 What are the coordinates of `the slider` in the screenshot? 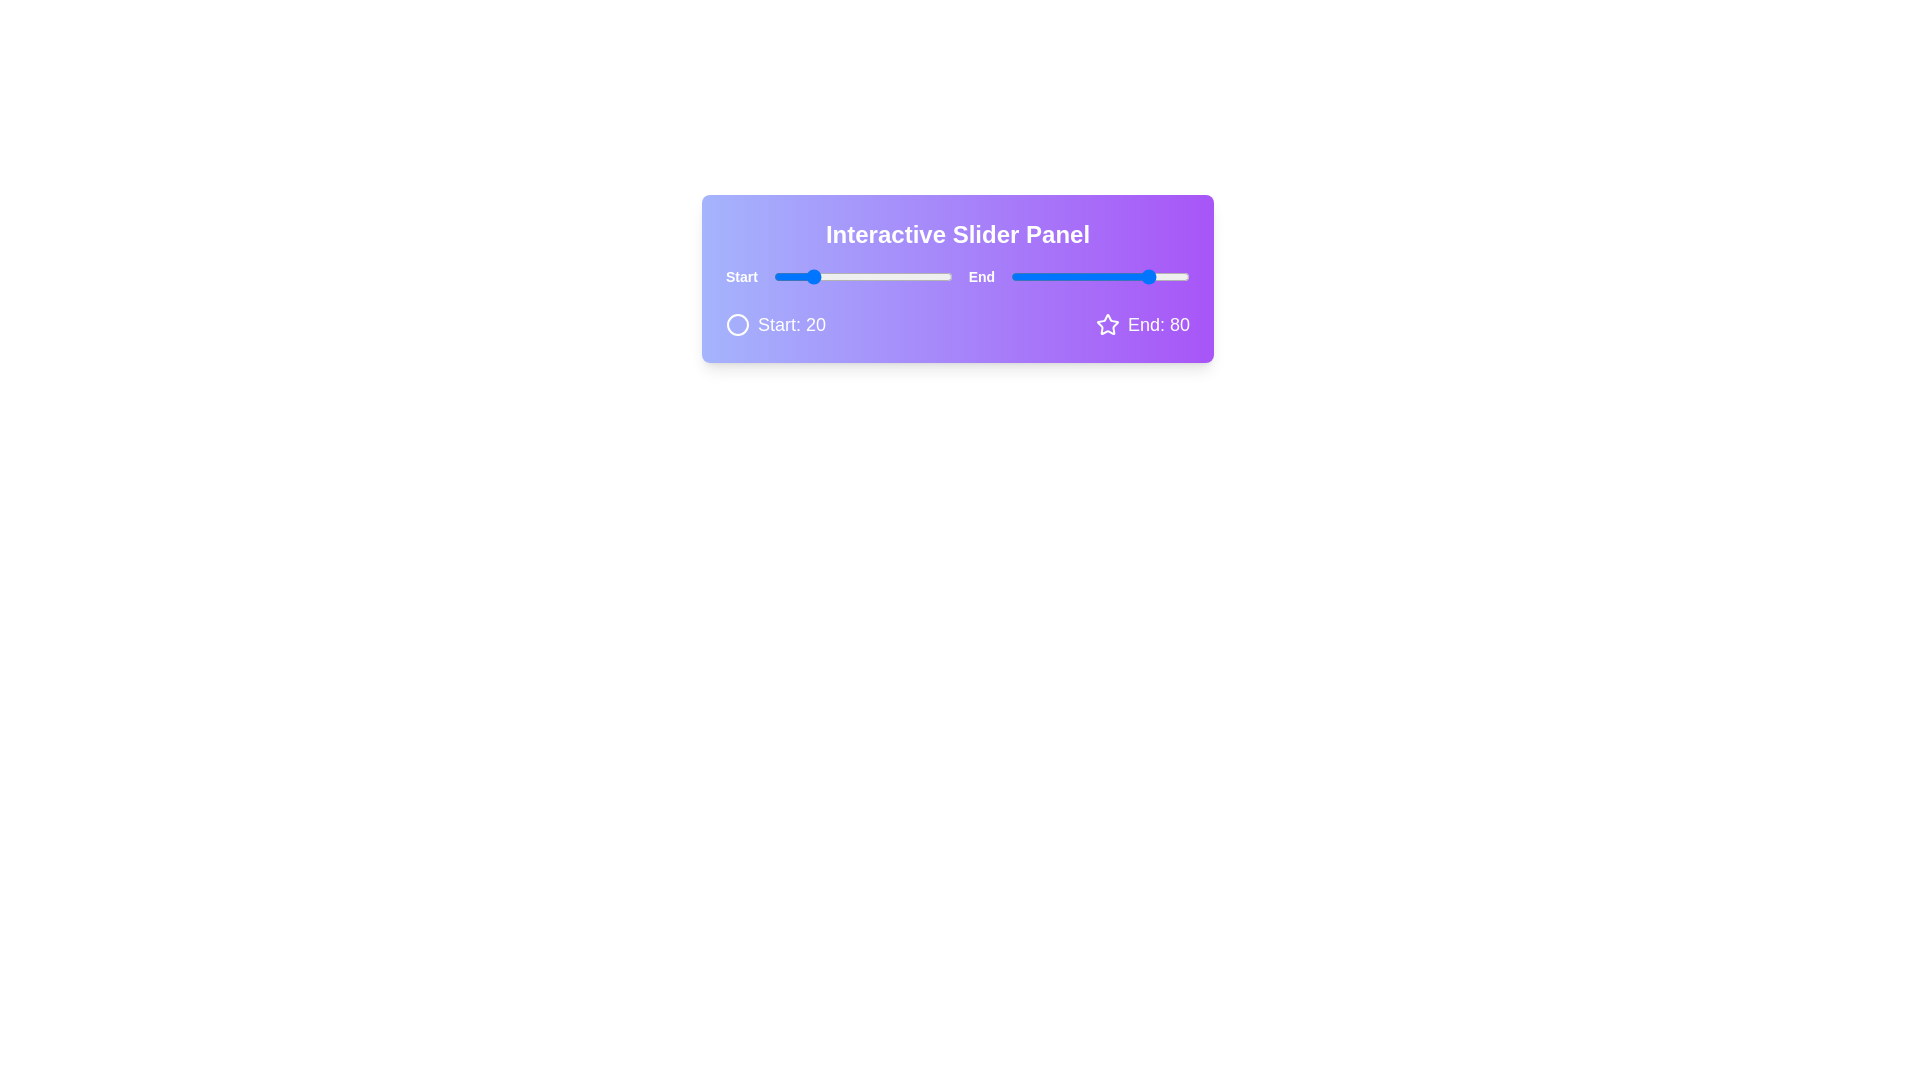 It's located at (1113, 277).